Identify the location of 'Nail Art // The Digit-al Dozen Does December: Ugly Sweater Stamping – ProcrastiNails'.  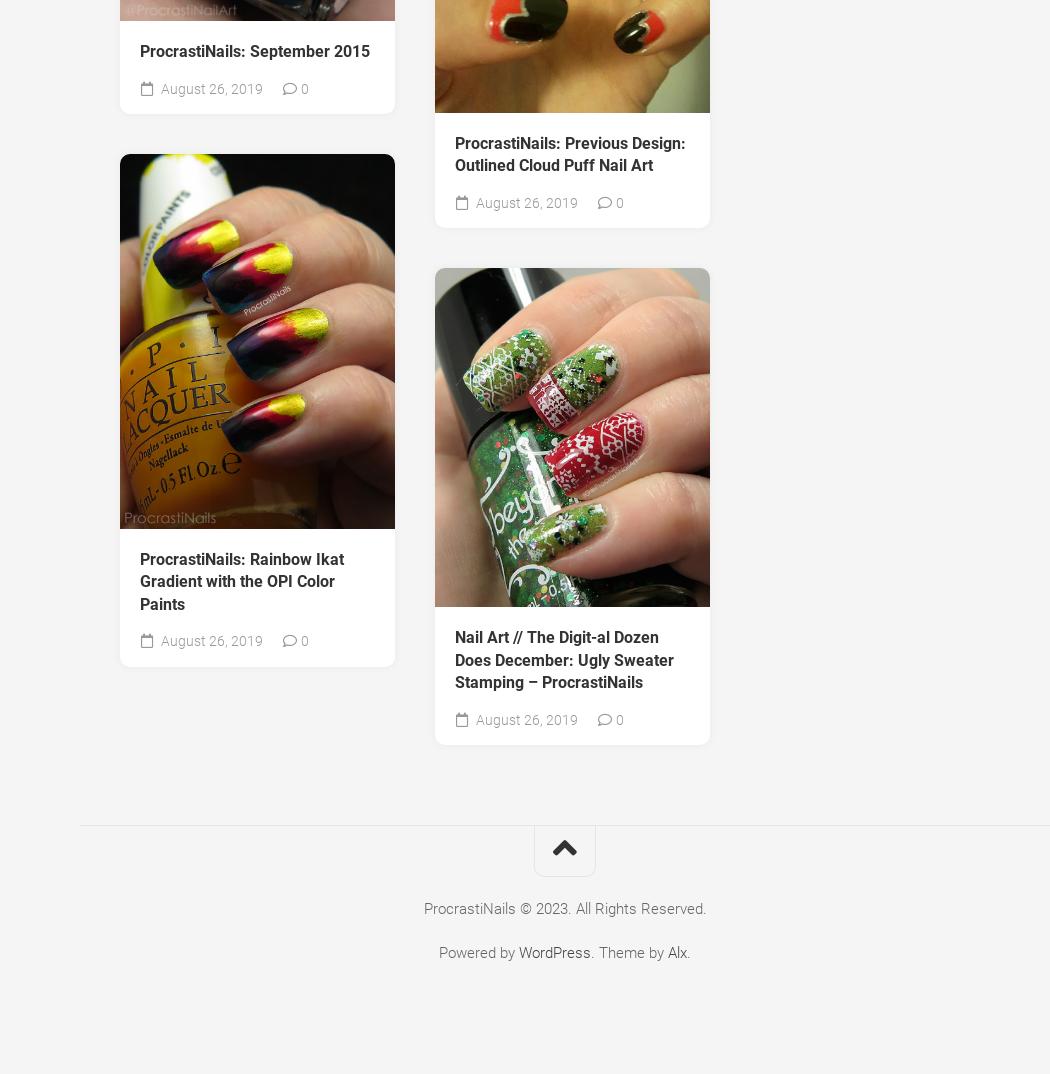
(563, 658).